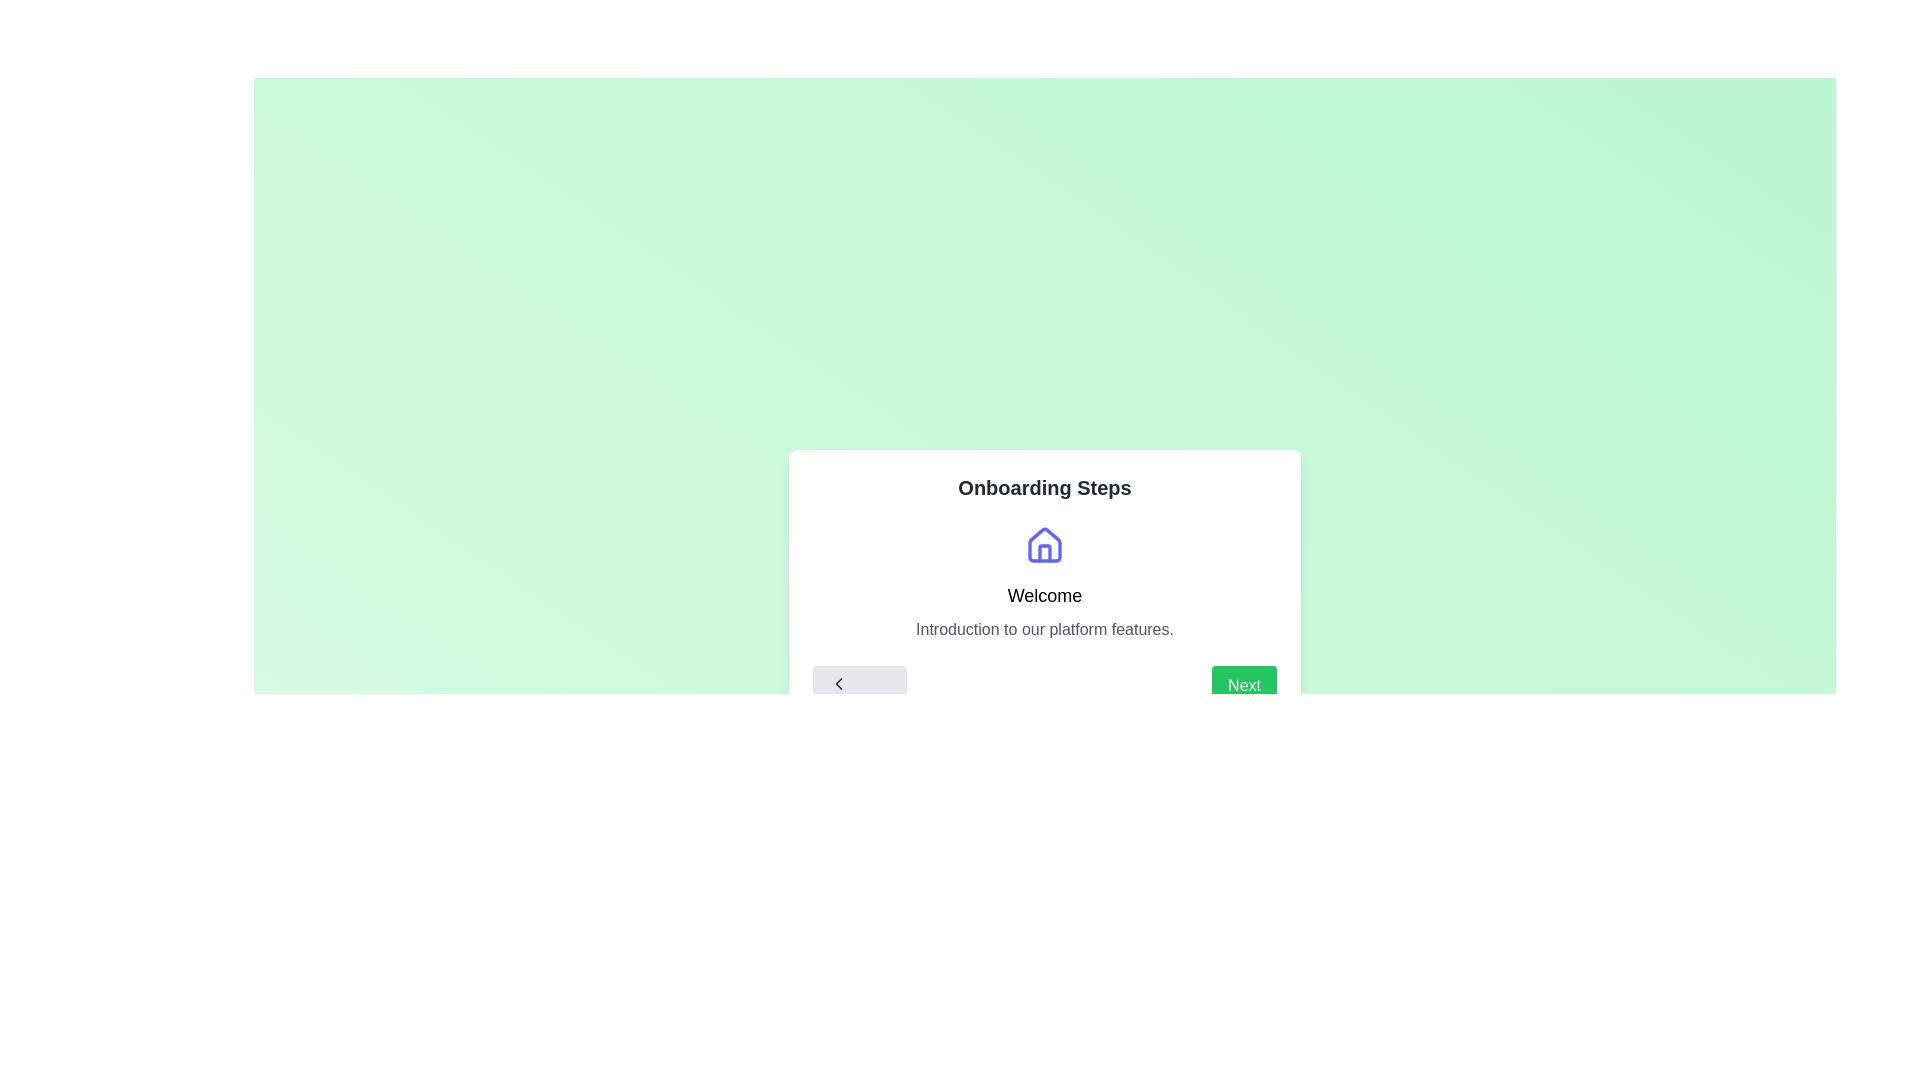 This screenshot has width=1920, height=1080. I want to click on the green progress indicator dot in the pagination located at the bottom of the onboarding steps modal, so click(1044, 756).